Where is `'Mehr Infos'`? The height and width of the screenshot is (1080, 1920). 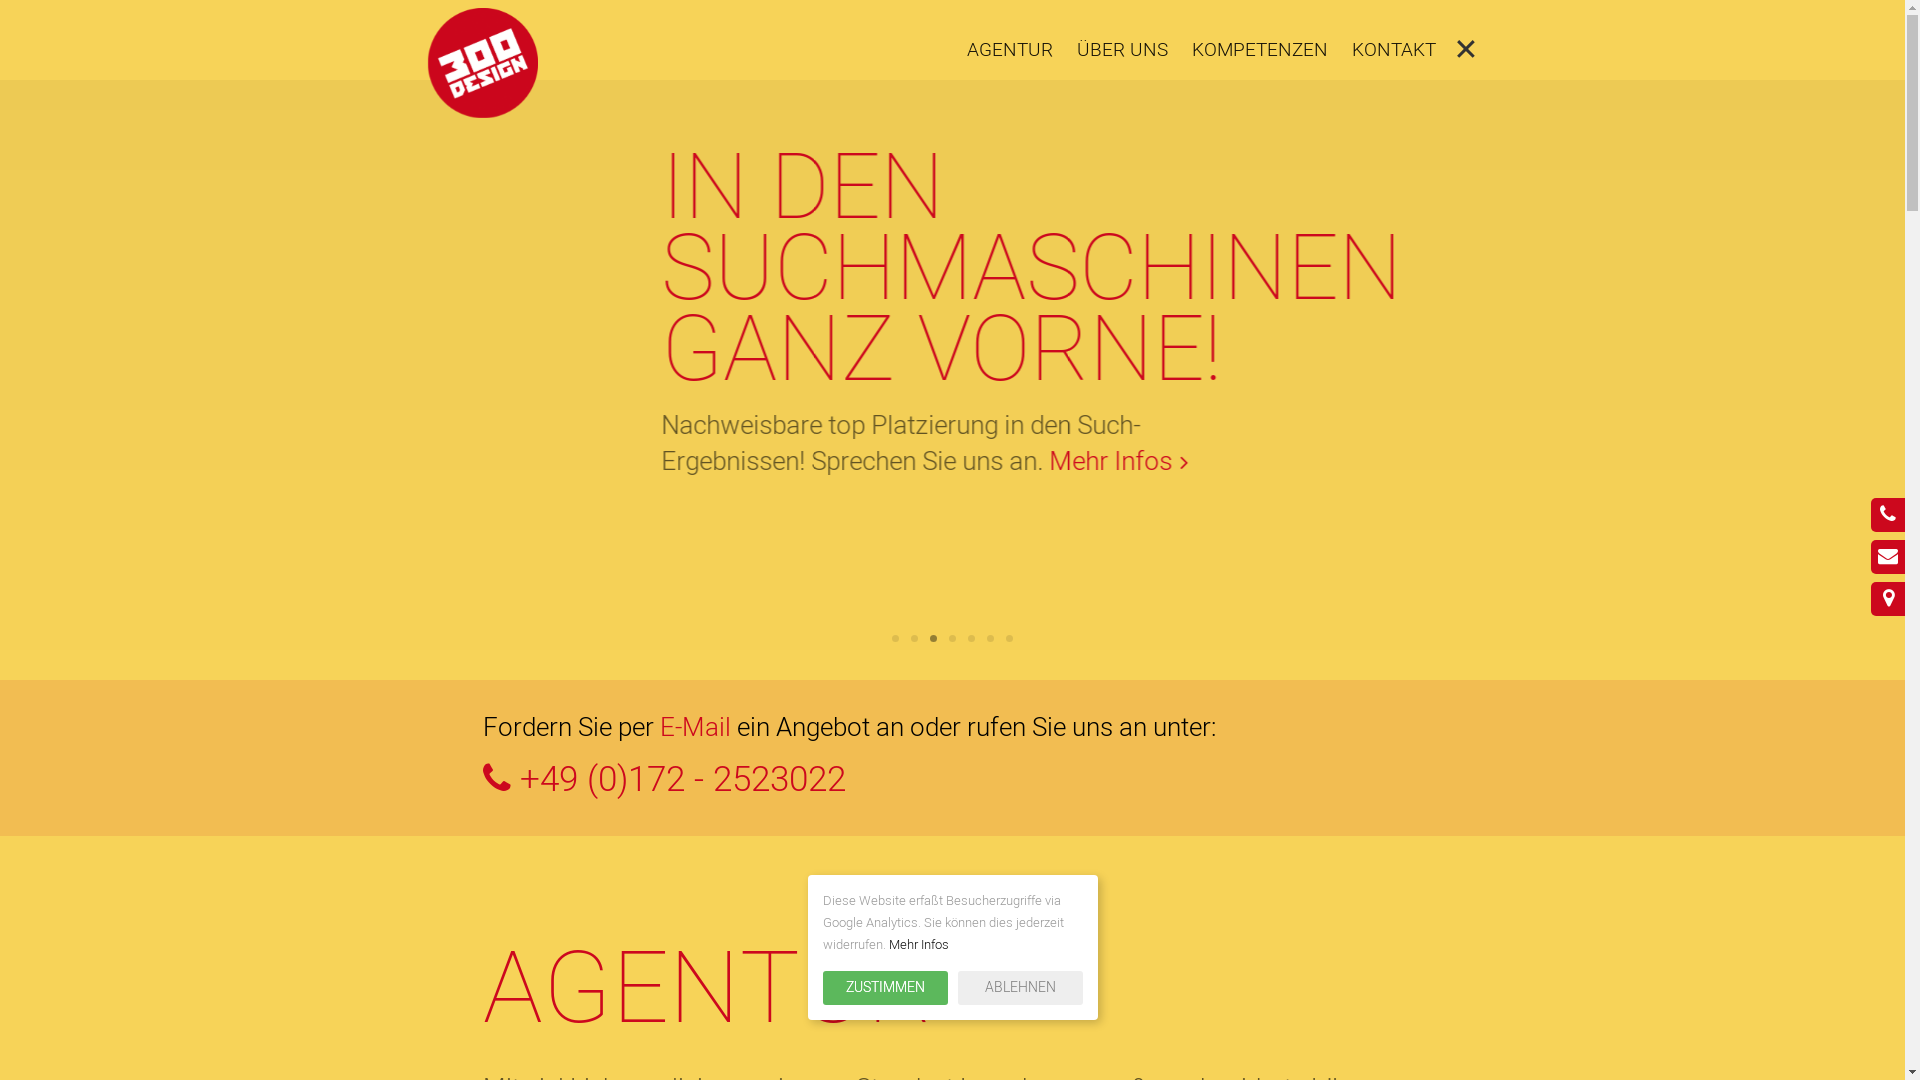 'Mehr Infos' is located at coordinates (815, 543).